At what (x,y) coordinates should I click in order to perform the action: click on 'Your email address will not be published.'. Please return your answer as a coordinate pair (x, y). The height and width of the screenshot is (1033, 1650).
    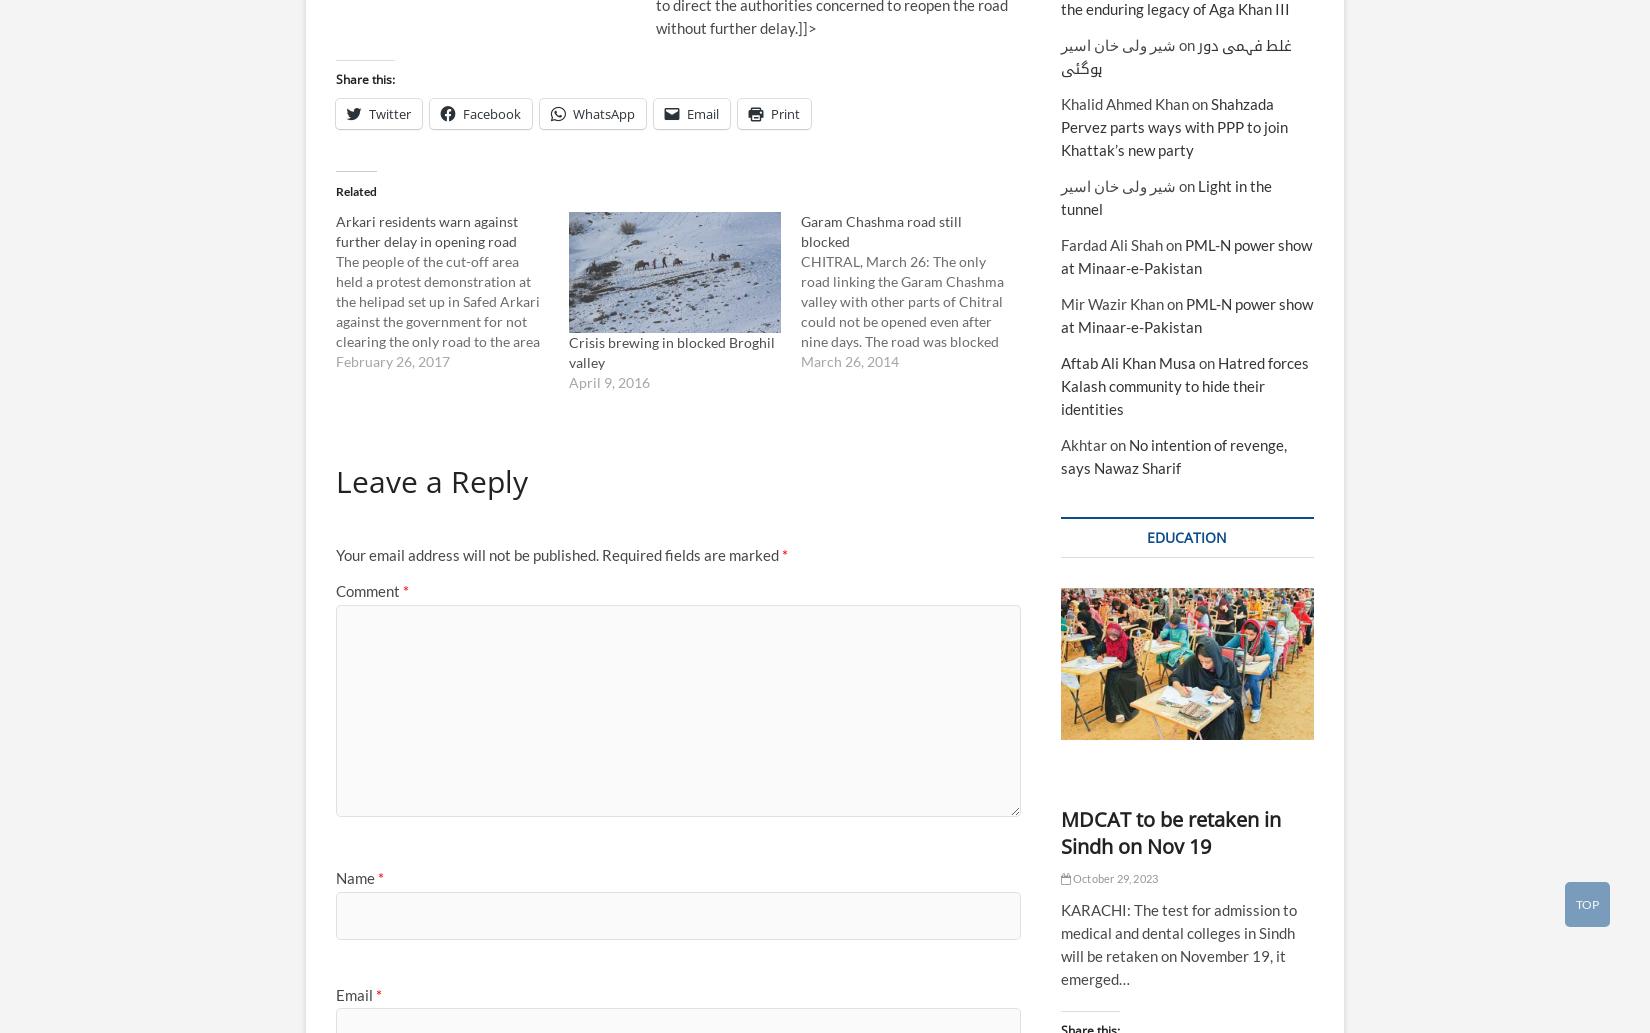
    Looking at the image, I should click on (335, 552).